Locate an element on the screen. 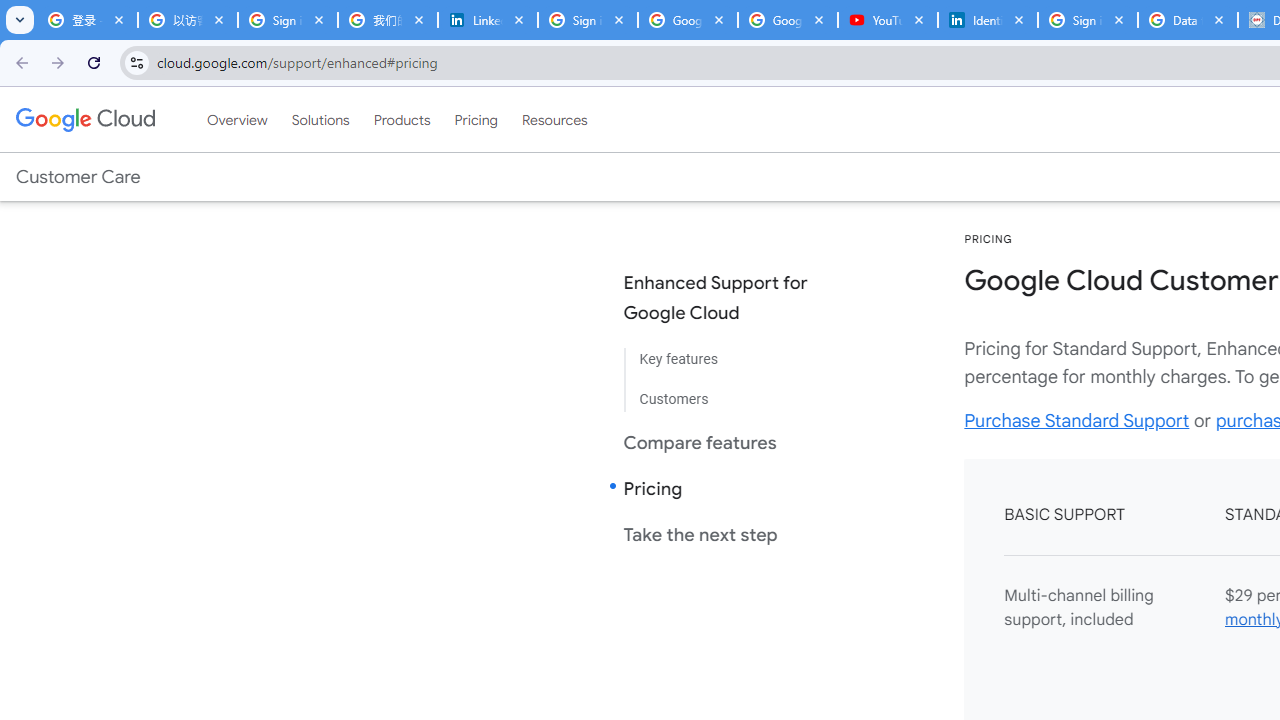  'Products' is located at coordinates (400, 119).